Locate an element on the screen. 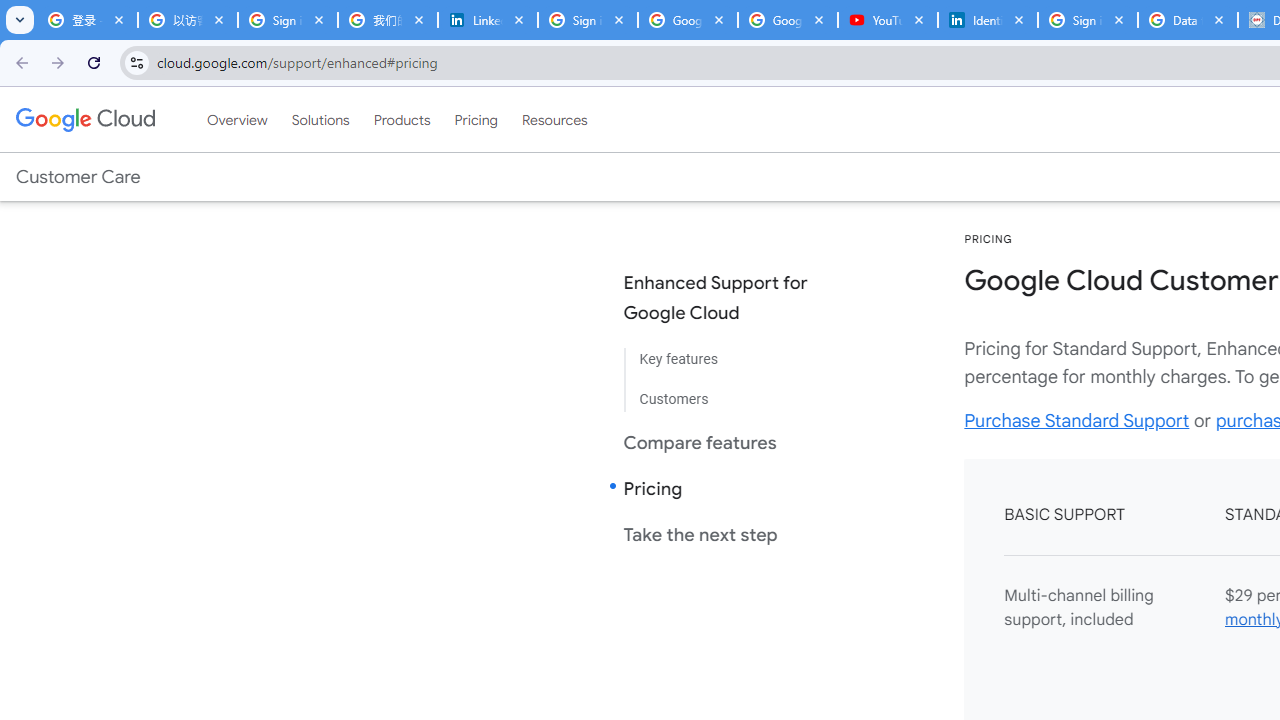  'Products' is located at coordinates (400, 119).